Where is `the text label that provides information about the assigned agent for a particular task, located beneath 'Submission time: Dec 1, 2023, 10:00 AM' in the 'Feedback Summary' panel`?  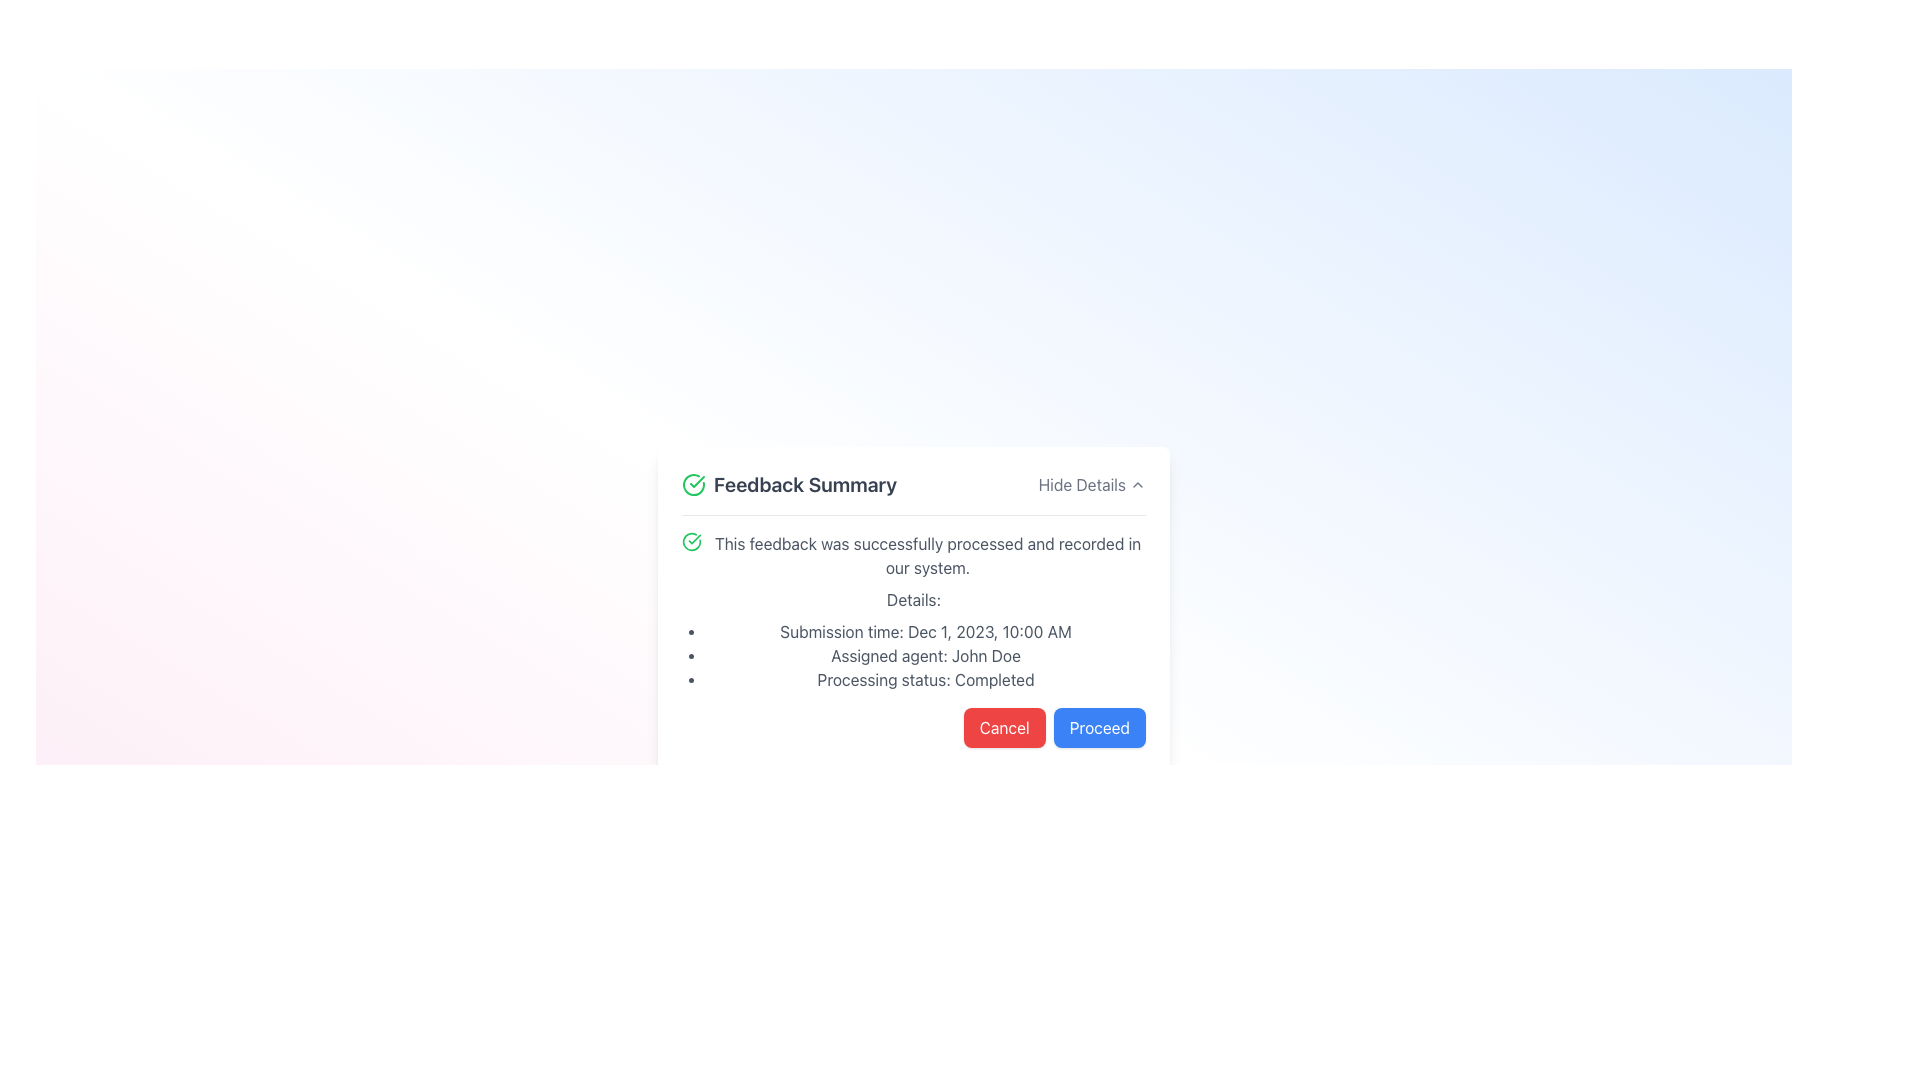
the text label that provides information about the assigned agent for a particular task, located beneath 'Submission time: Dec 1, 2023, 10:00 AM' in the 'Feedback Summary' panel is located at coordinates (925, 655).